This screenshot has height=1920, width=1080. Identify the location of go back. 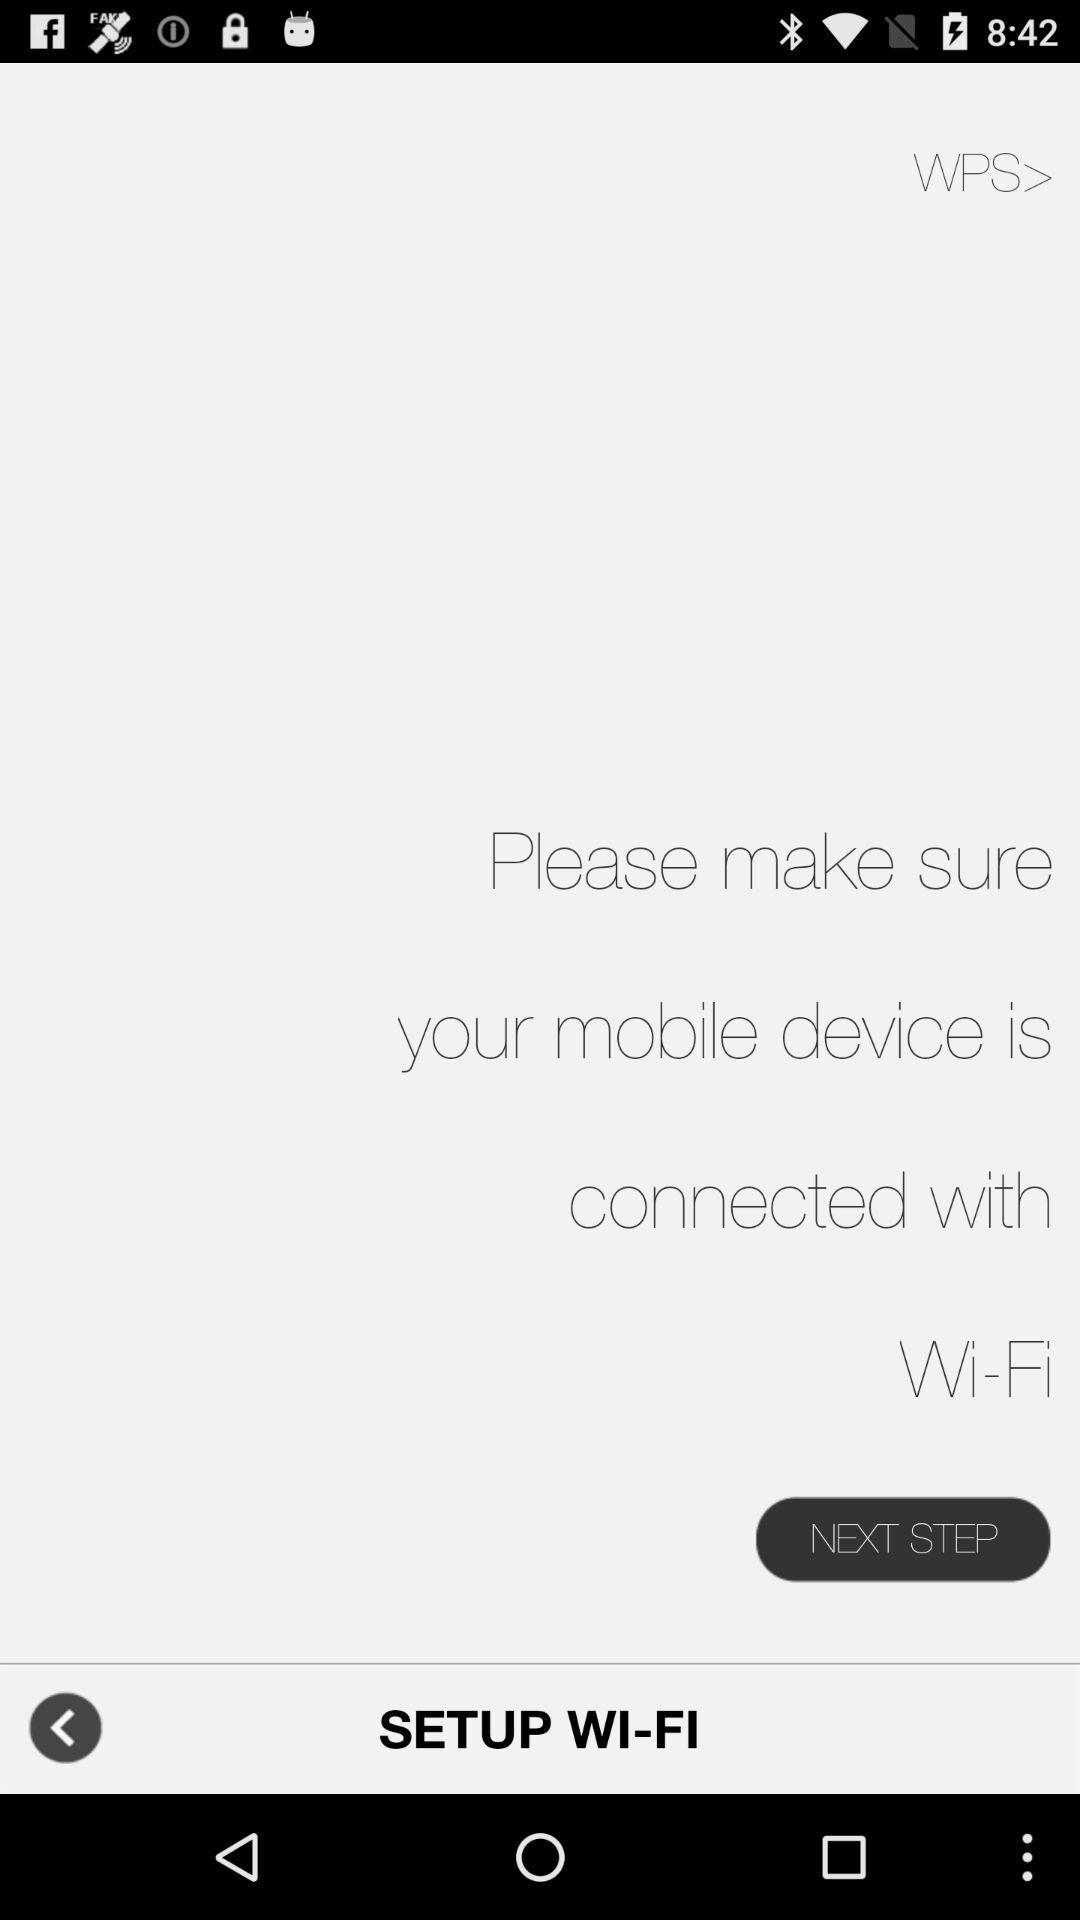
(64, 1727).